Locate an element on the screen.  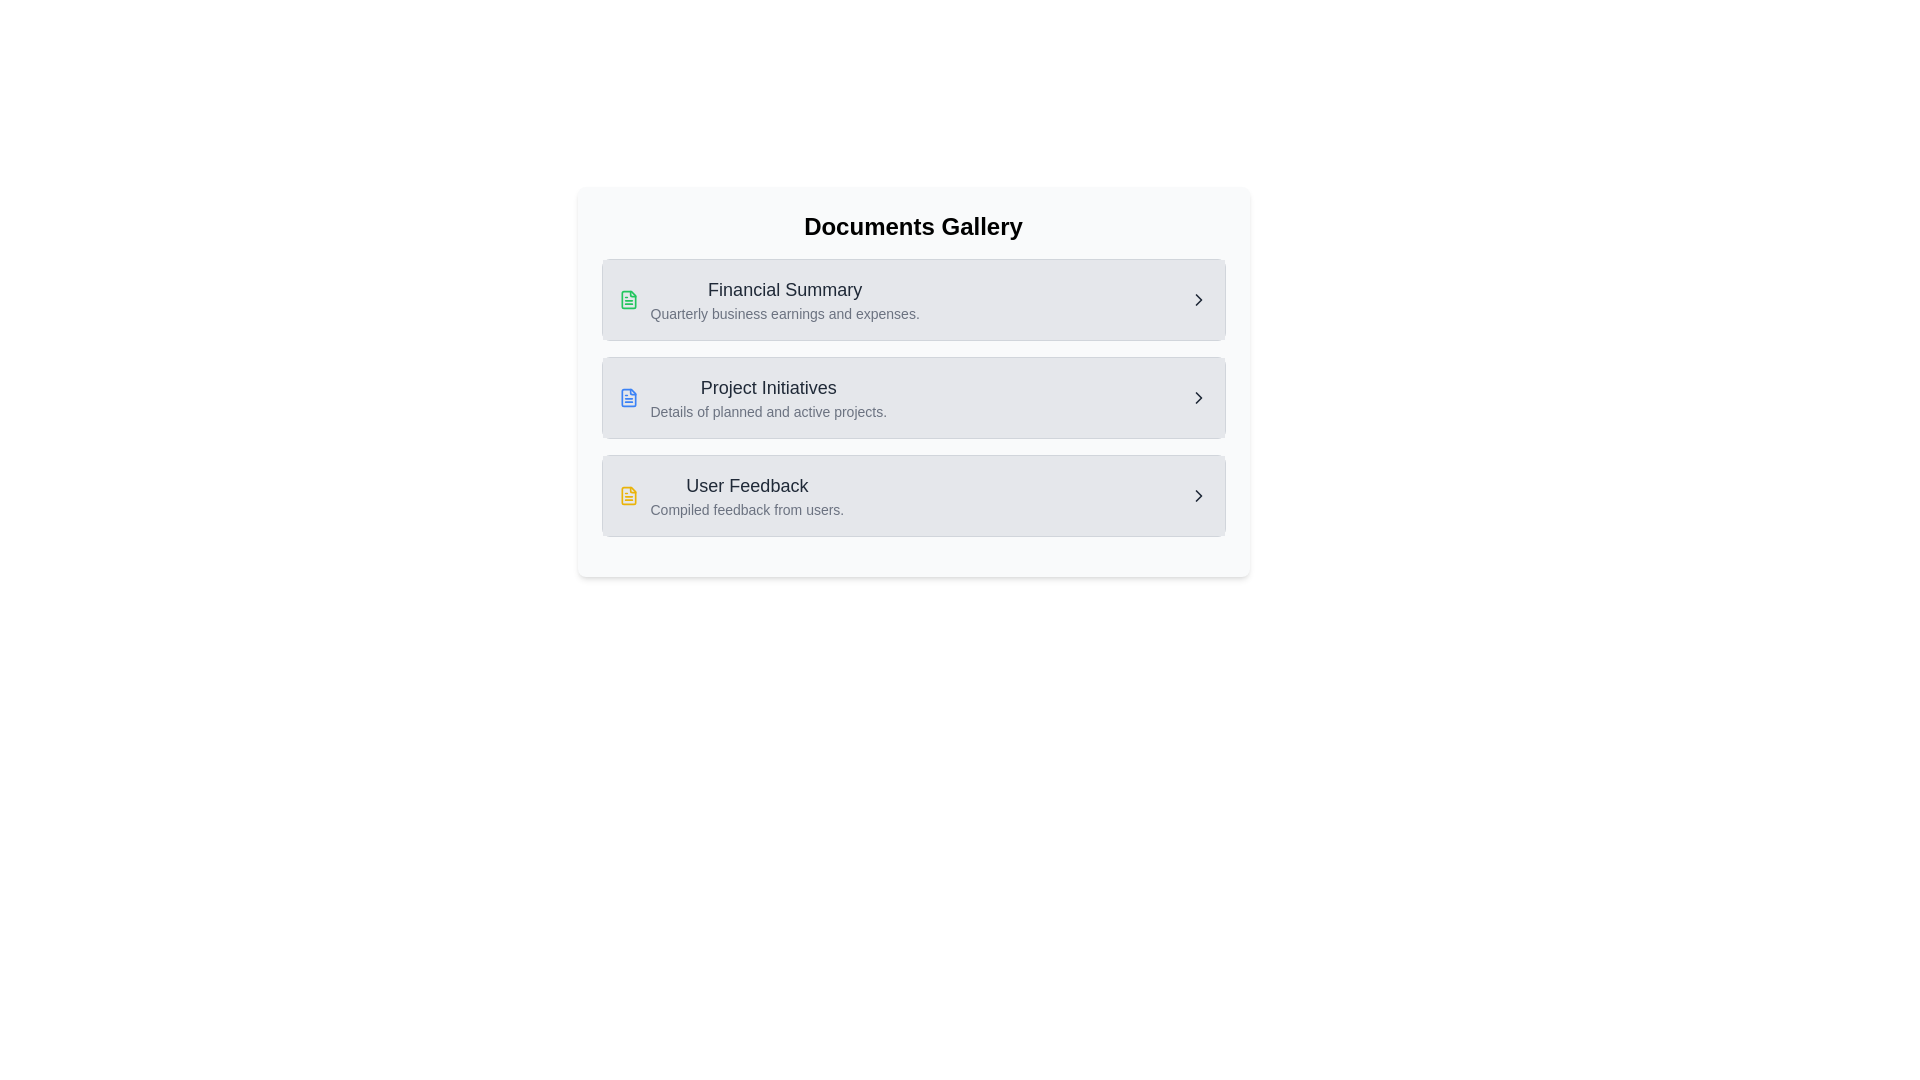
the static text element displaying 'Details of planned and active projects.' positioned below the 'Project Initiatives' heading is located at coordinates (767, 411).